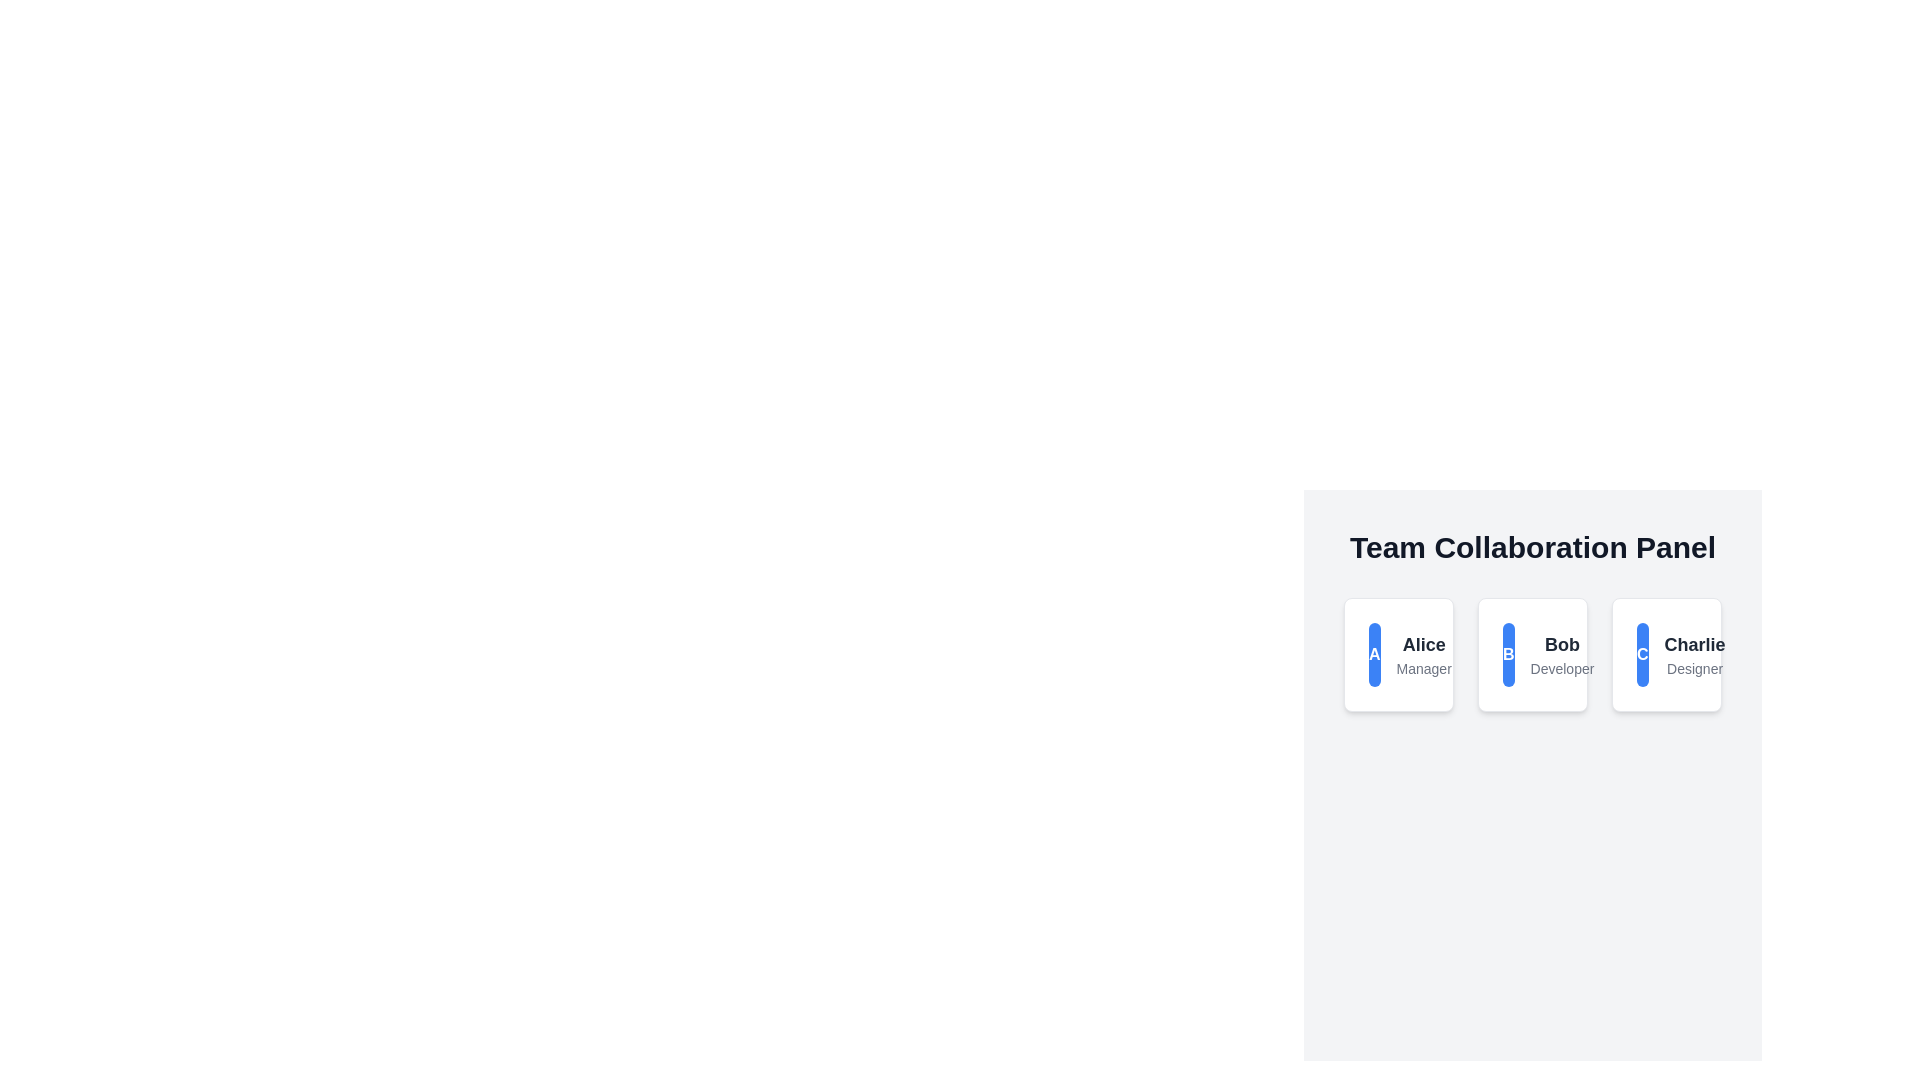  Describe the element at coordinates (1666, 655) in the screenshot. I see `information displayed on the Profile Card for 'Charlie', who is a 'Designer', located in the Team Collaboration Panel, specifically the third card in the grid layout` at that location.